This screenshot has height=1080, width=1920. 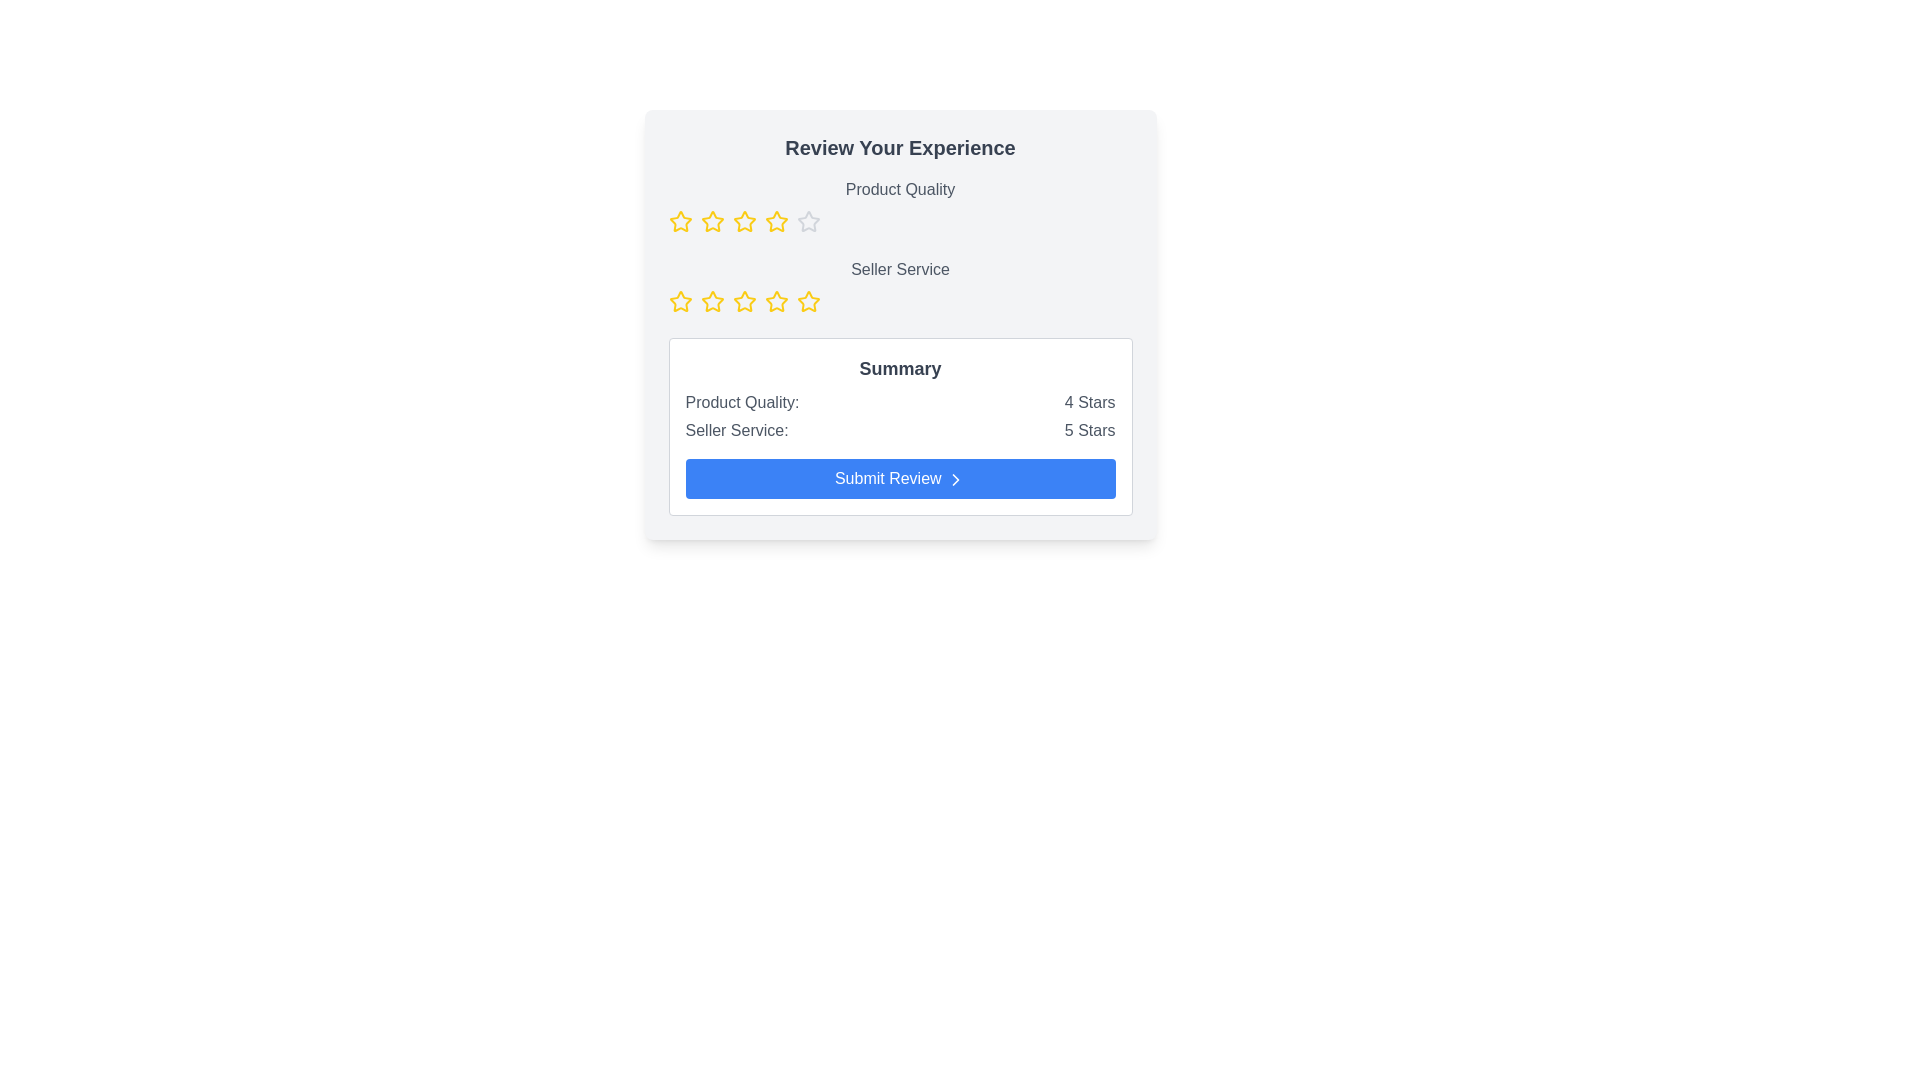 What do you see at coordinates (712, 301) in the screenshot?
I see `the third star in the rating system for 'Seller Service'` at bounding box center [712, 301].